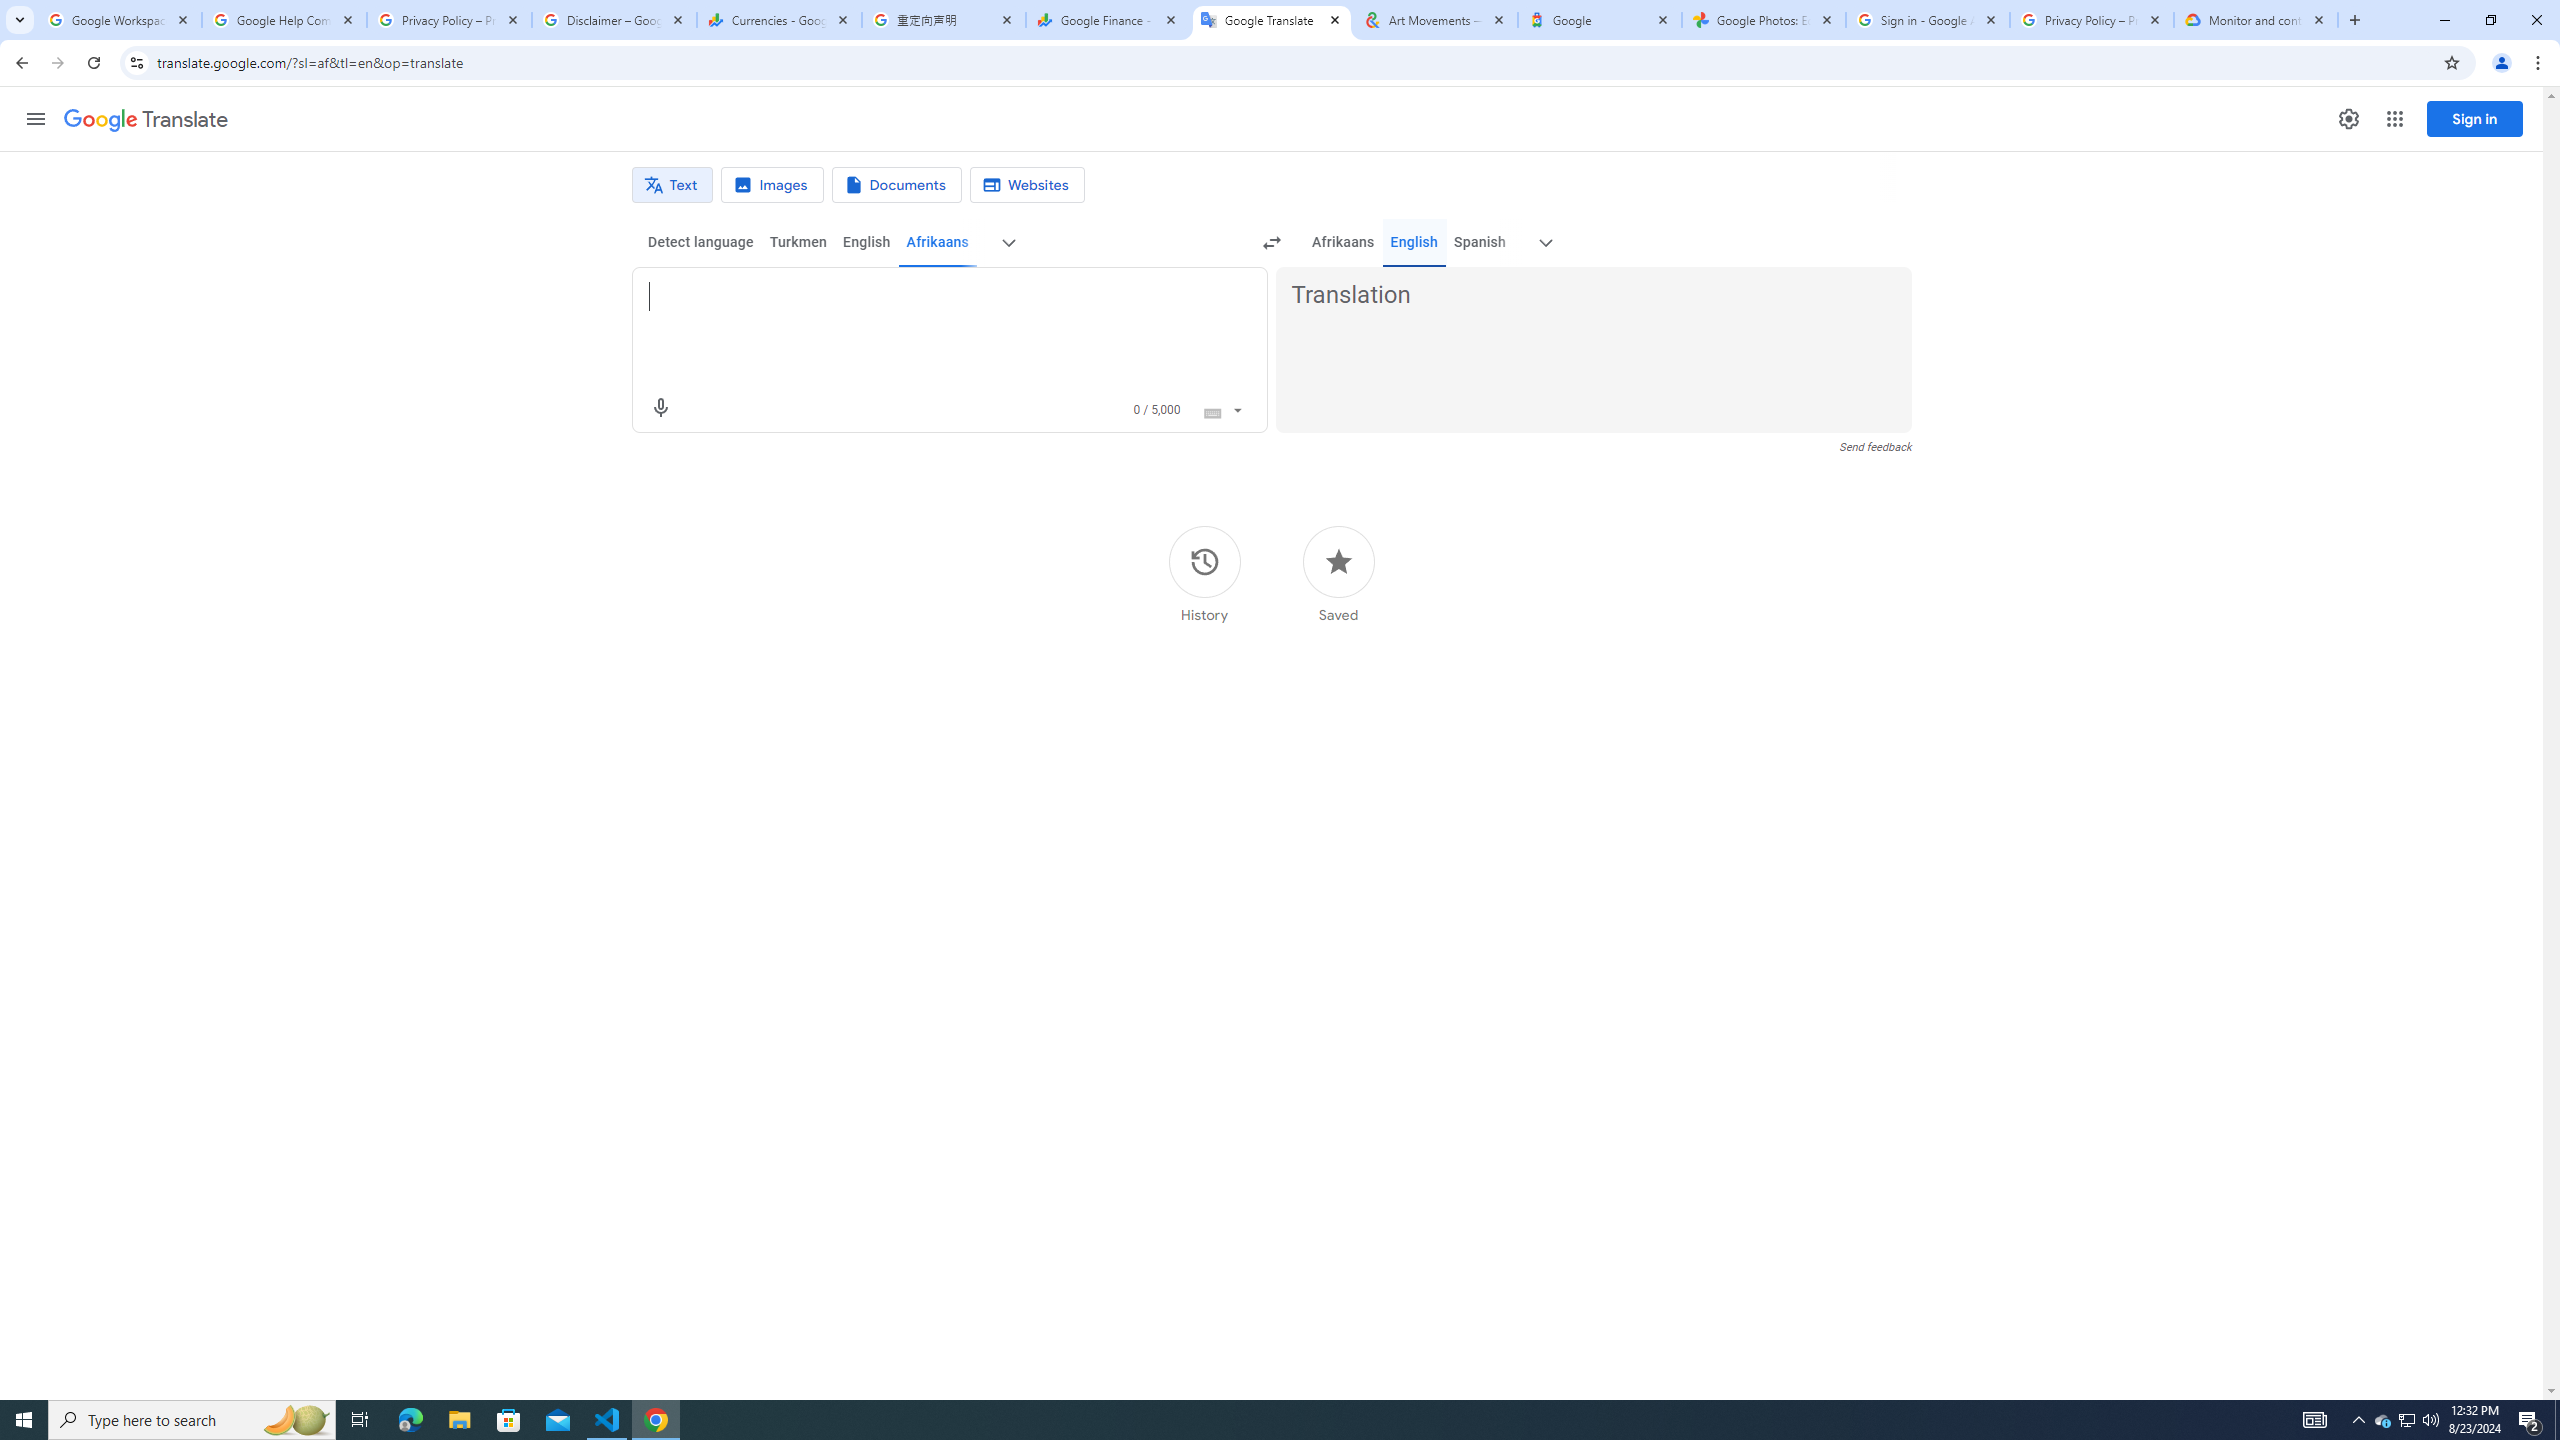 Image resolution: width=2560 pixels, height=1440 pixels. I want to click on 'Google', so click(1599, 19).